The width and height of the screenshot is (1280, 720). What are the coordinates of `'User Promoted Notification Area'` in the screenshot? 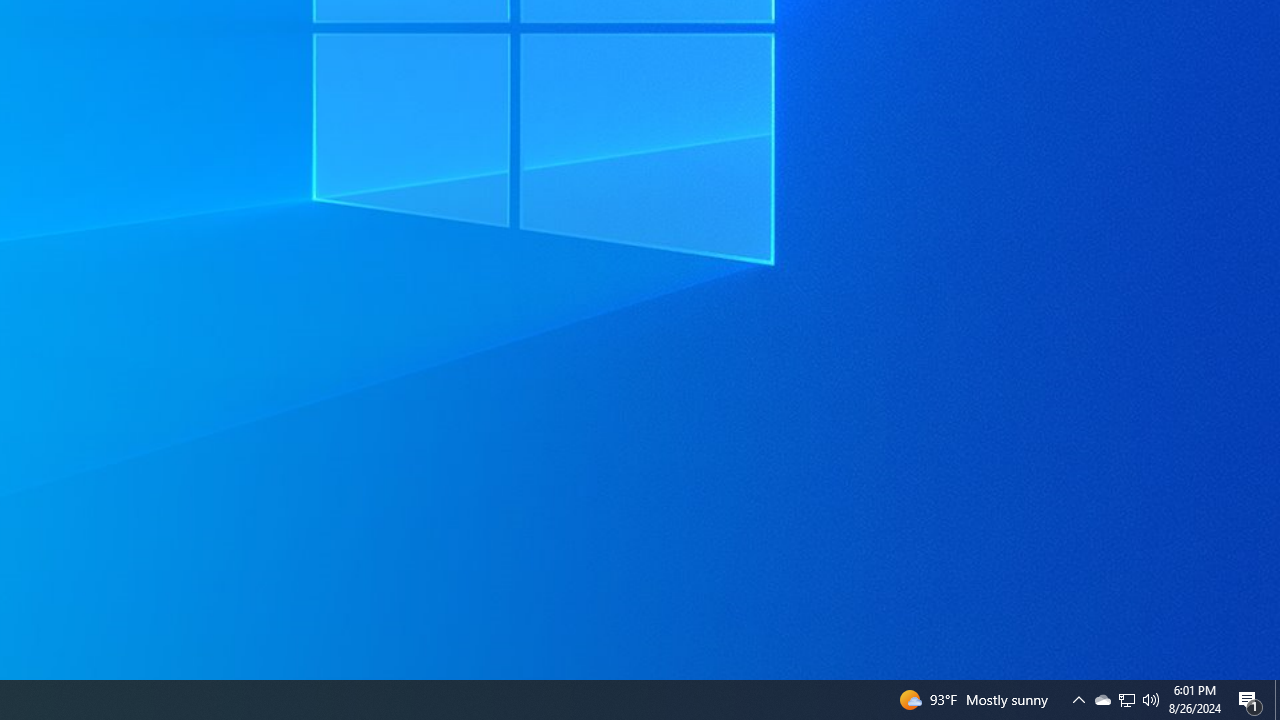 It's located at (1151, 698).